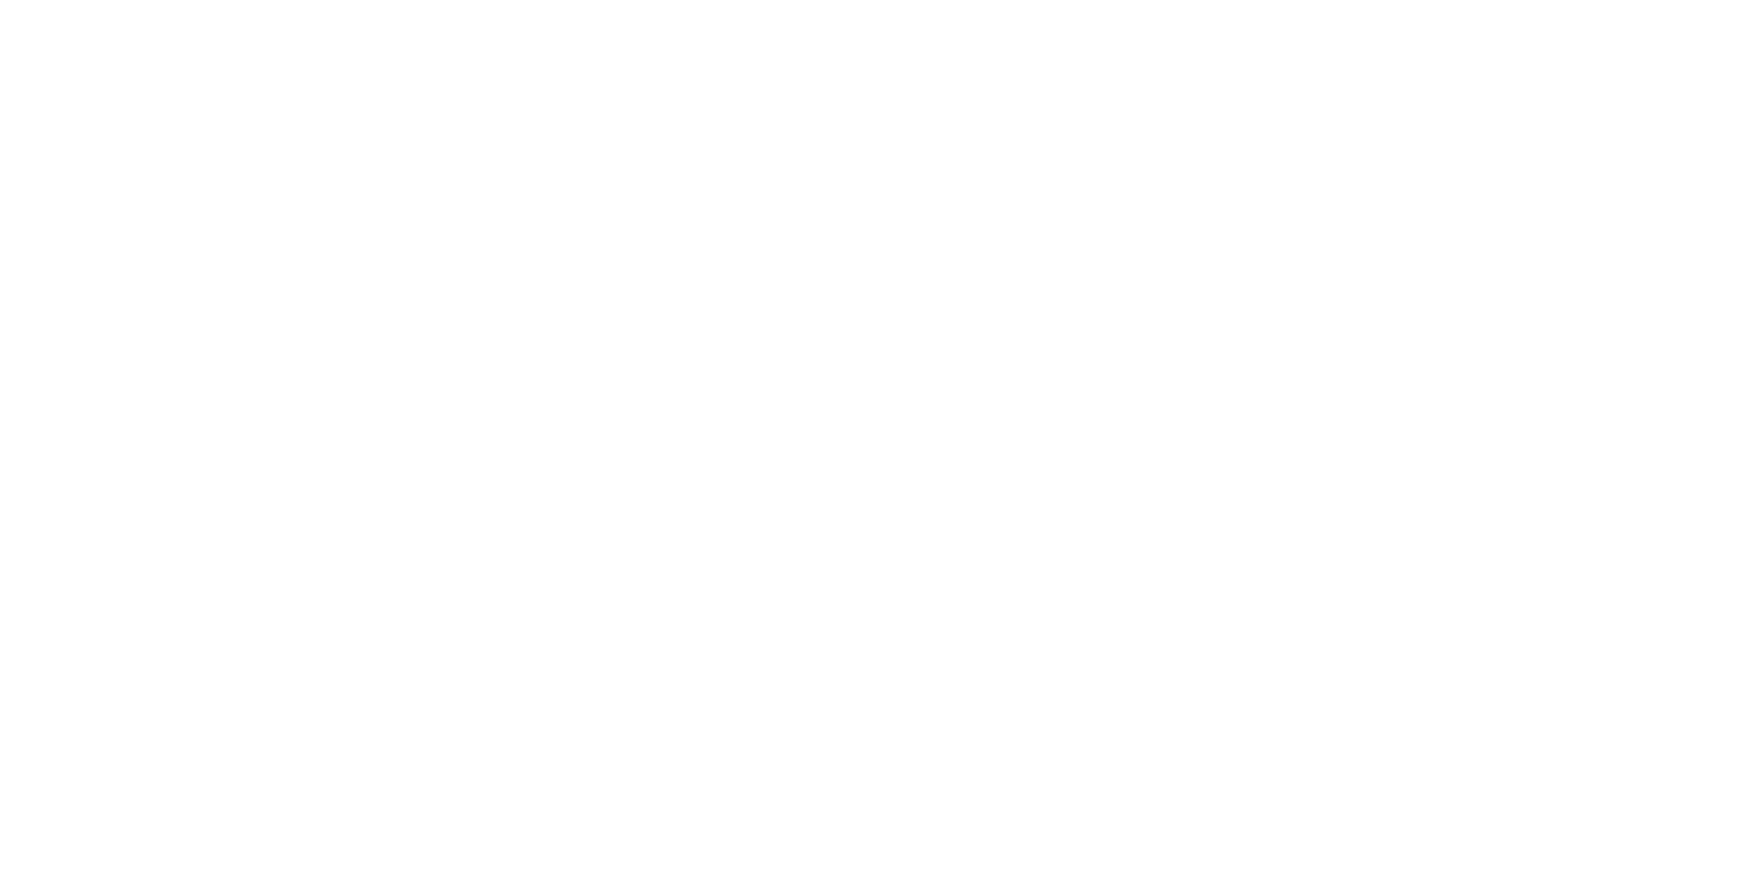 Image resolution: width=1750 pixels, height=887 pixels. What do you see at coordinates (1182, 685) in the screenshot?
I see `'Subscribe'` at bounding box center [1182, 685].